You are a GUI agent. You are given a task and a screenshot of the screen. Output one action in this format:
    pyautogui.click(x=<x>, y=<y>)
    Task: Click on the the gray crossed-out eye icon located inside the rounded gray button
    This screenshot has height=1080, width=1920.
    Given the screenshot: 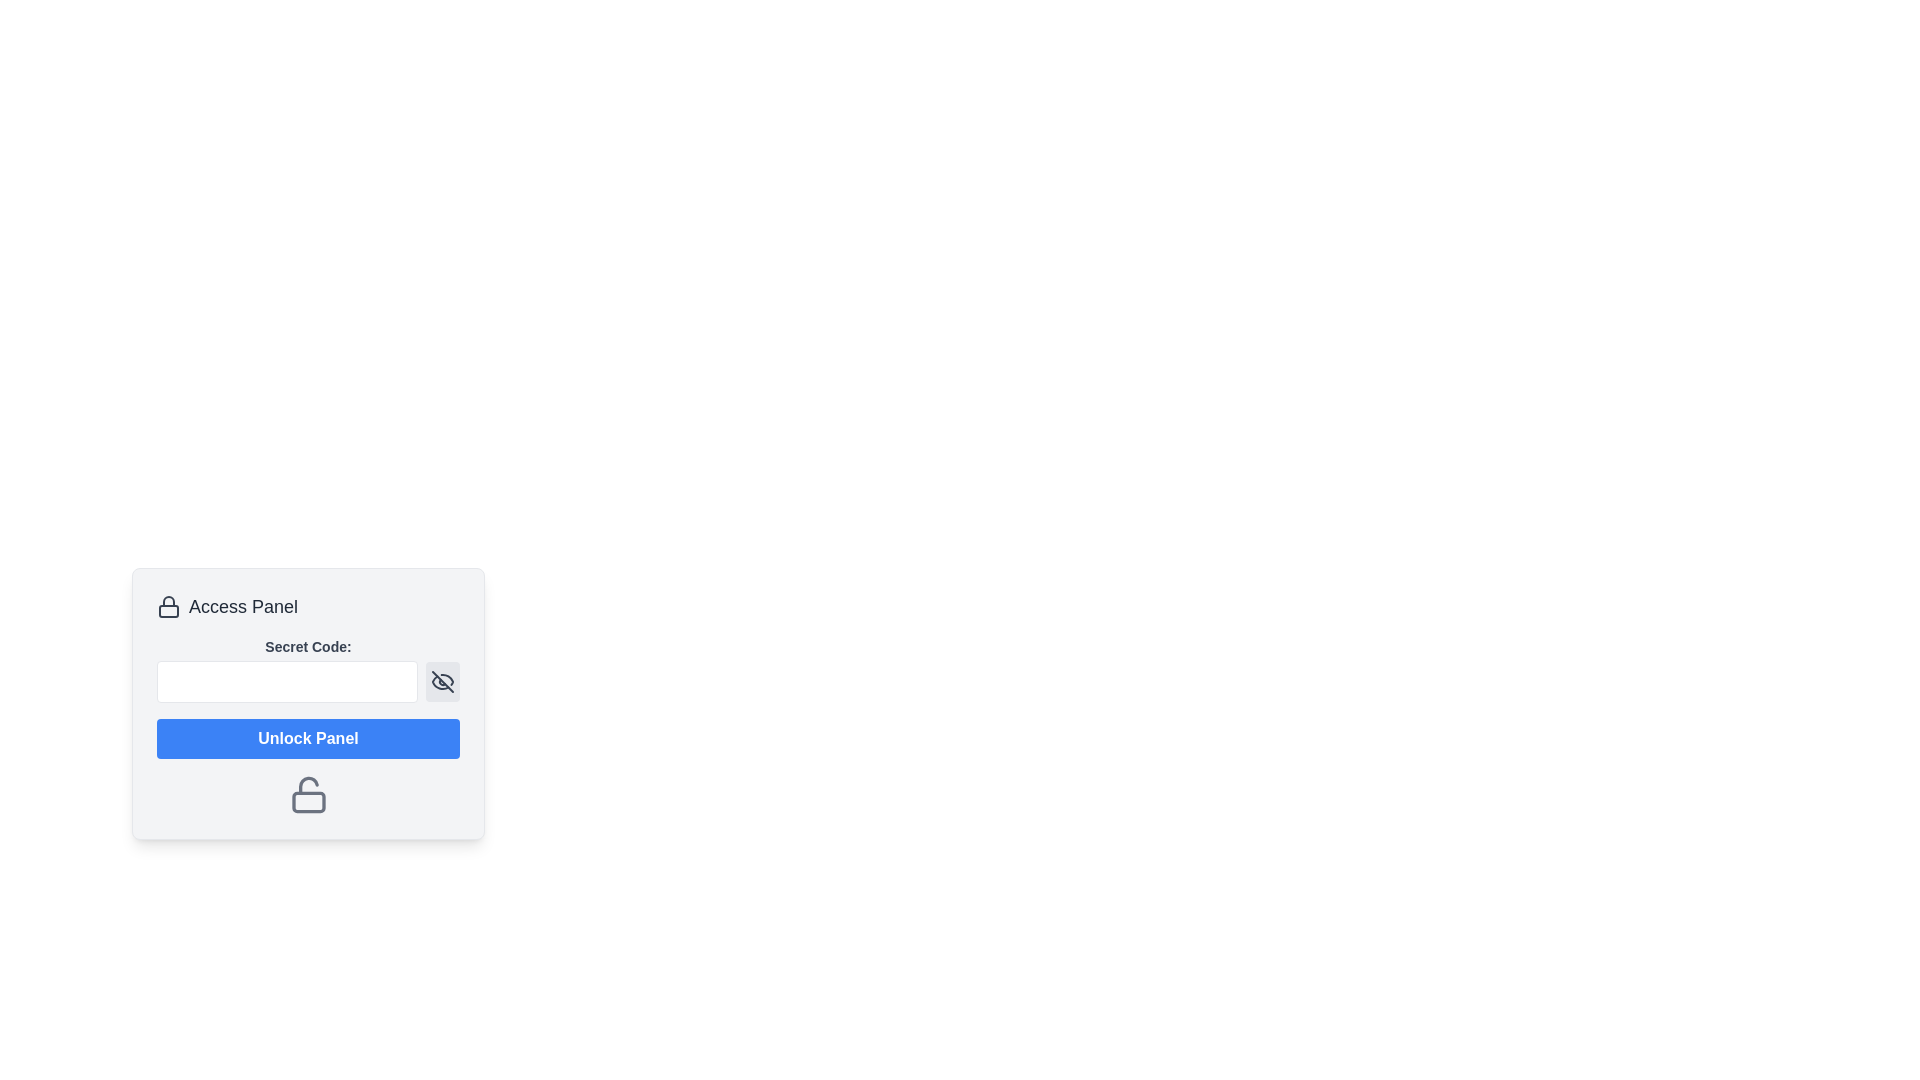 What is the action you would take?
    pyautogui.click(x=441, y=681)
    